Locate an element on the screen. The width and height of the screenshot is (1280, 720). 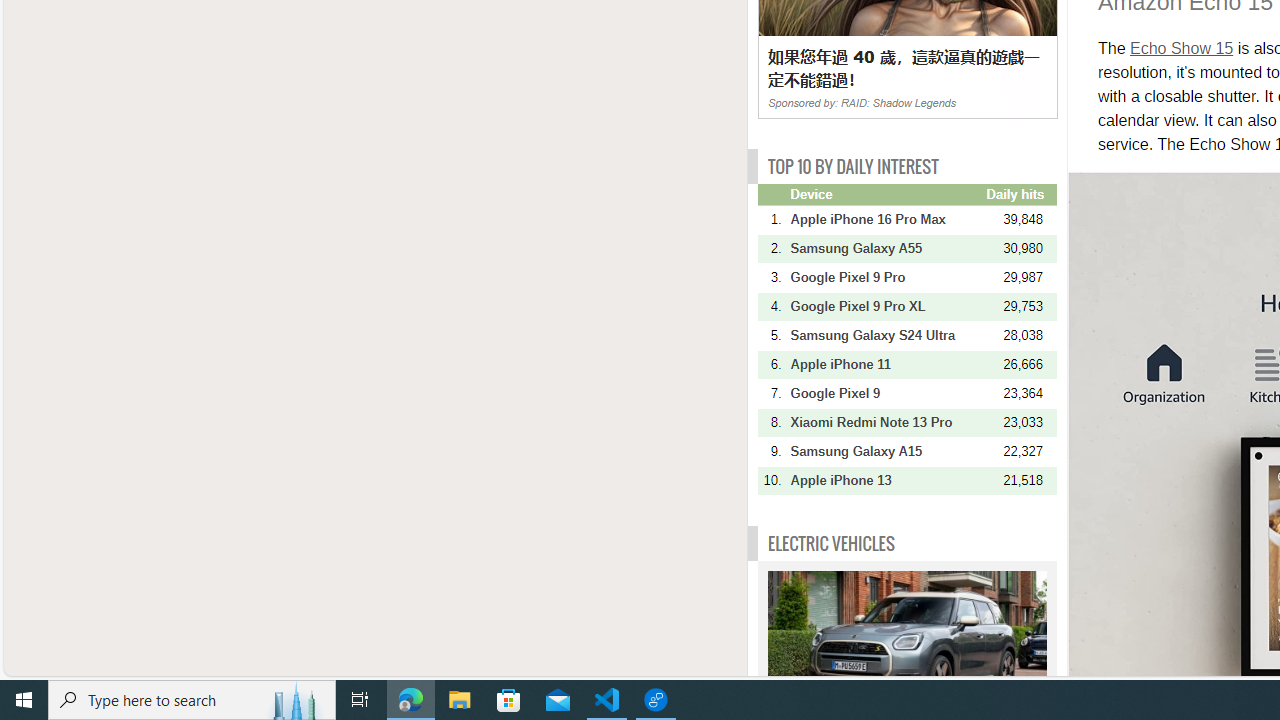
'Apple iPhone 13' is located at coordinates (885, 480).